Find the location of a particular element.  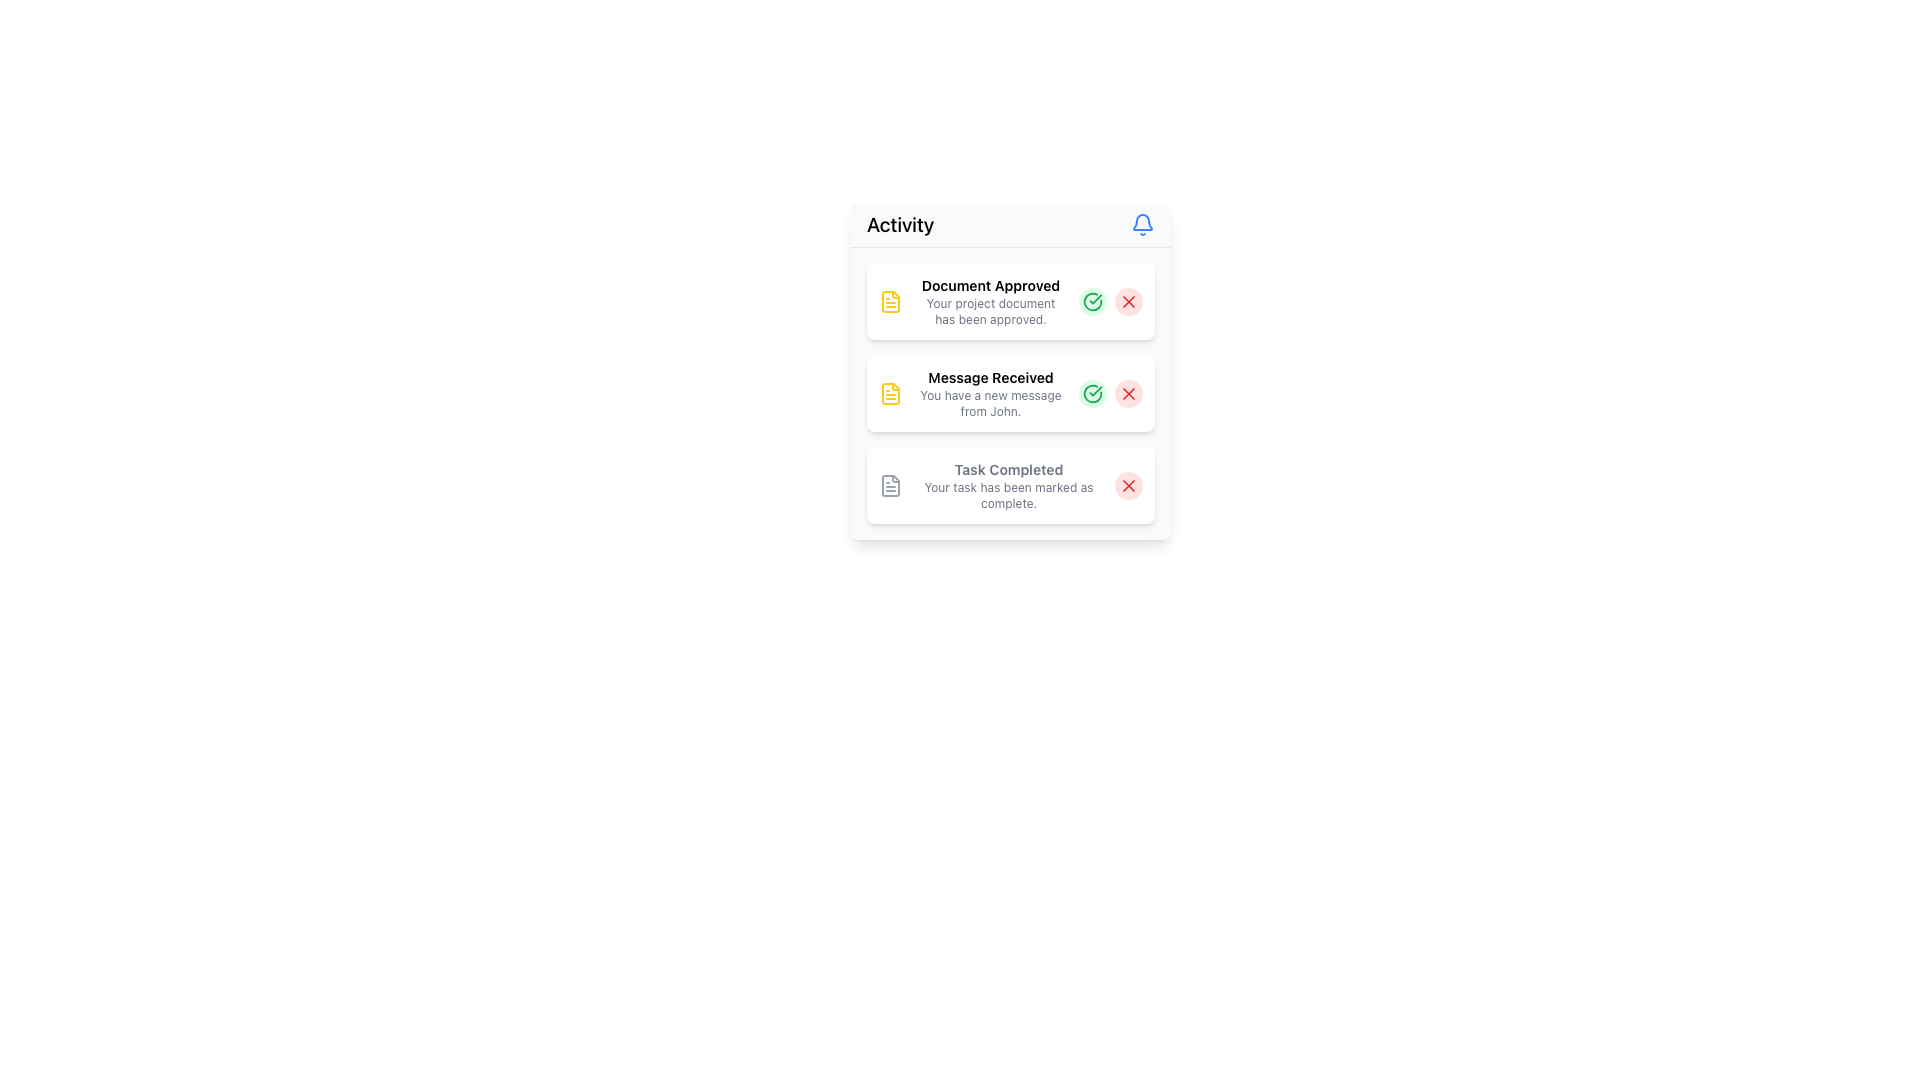

the document icon with a folded corner located in the third notification item under the 'Activity' section is located at coordinates (890, 486).